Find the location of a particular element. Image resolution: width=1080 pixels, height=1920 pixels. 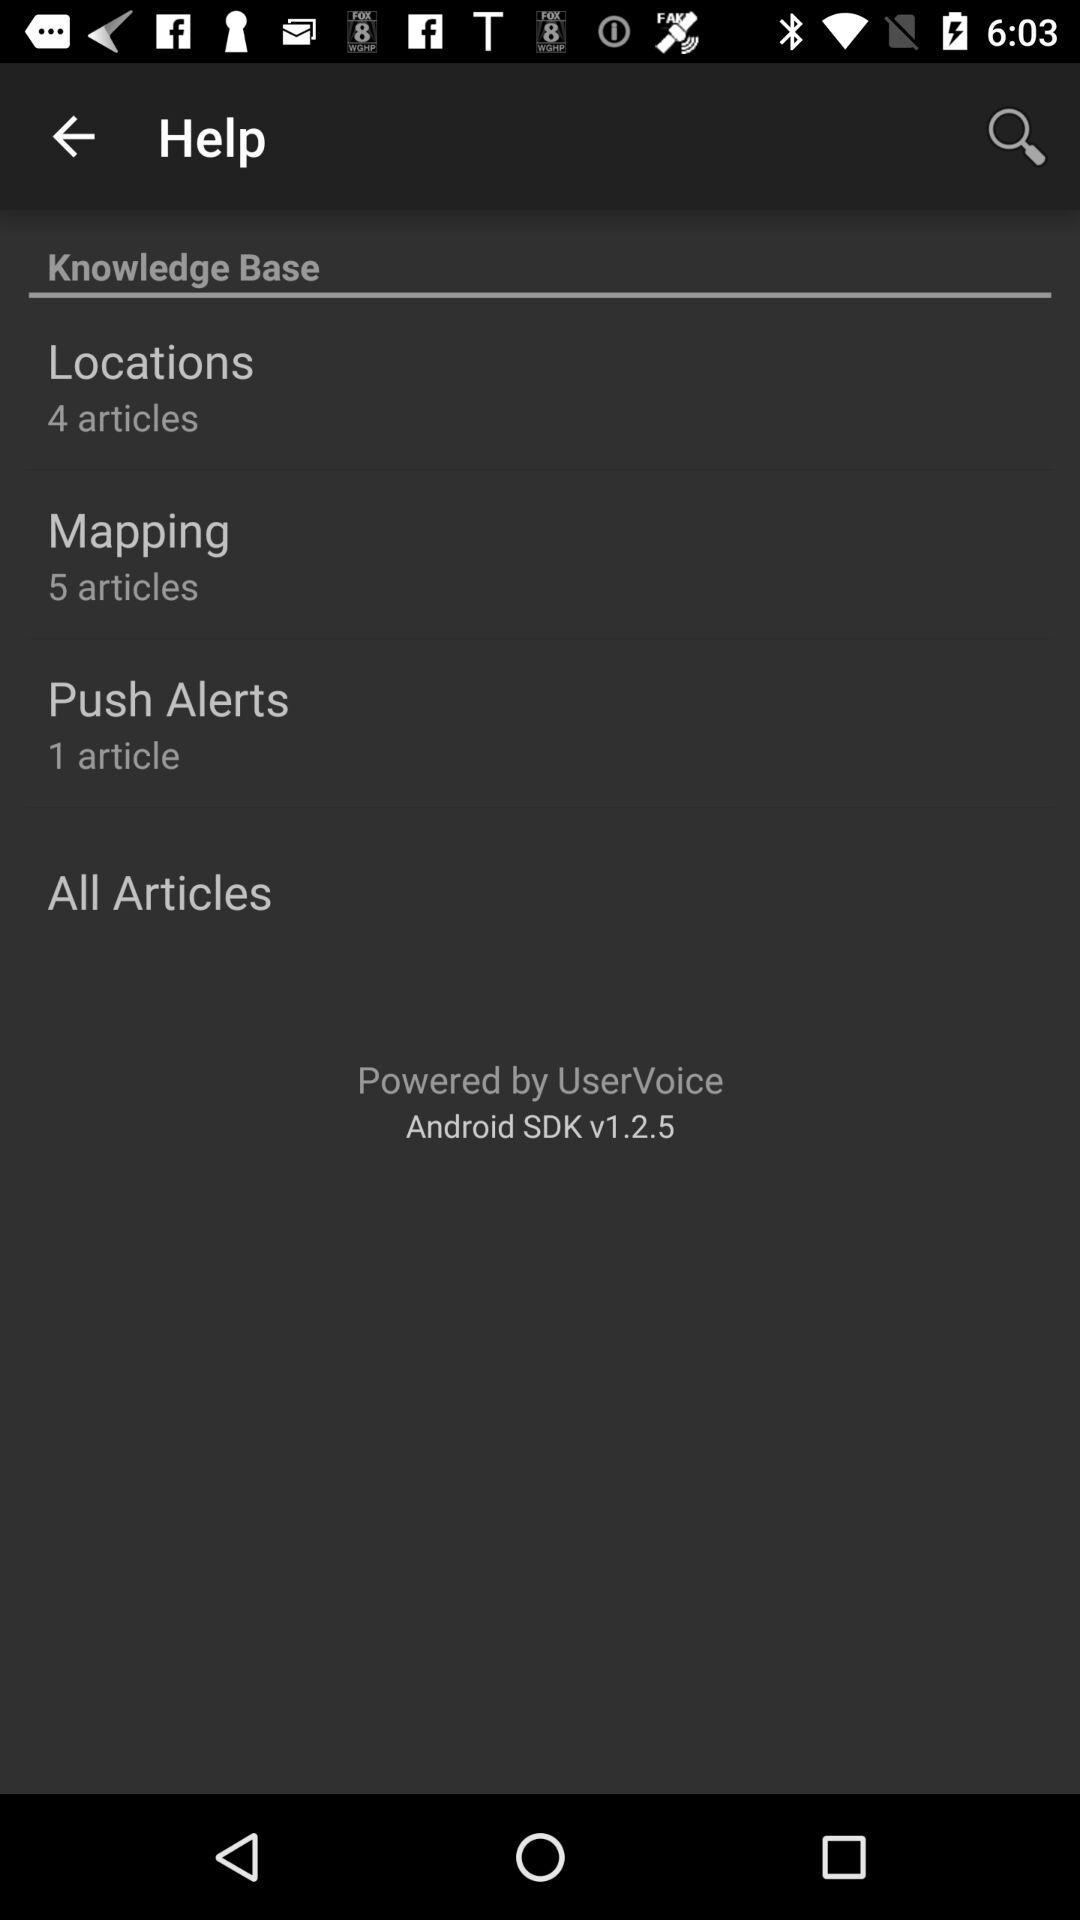

push alerts item is located at coordinates (167, 697).